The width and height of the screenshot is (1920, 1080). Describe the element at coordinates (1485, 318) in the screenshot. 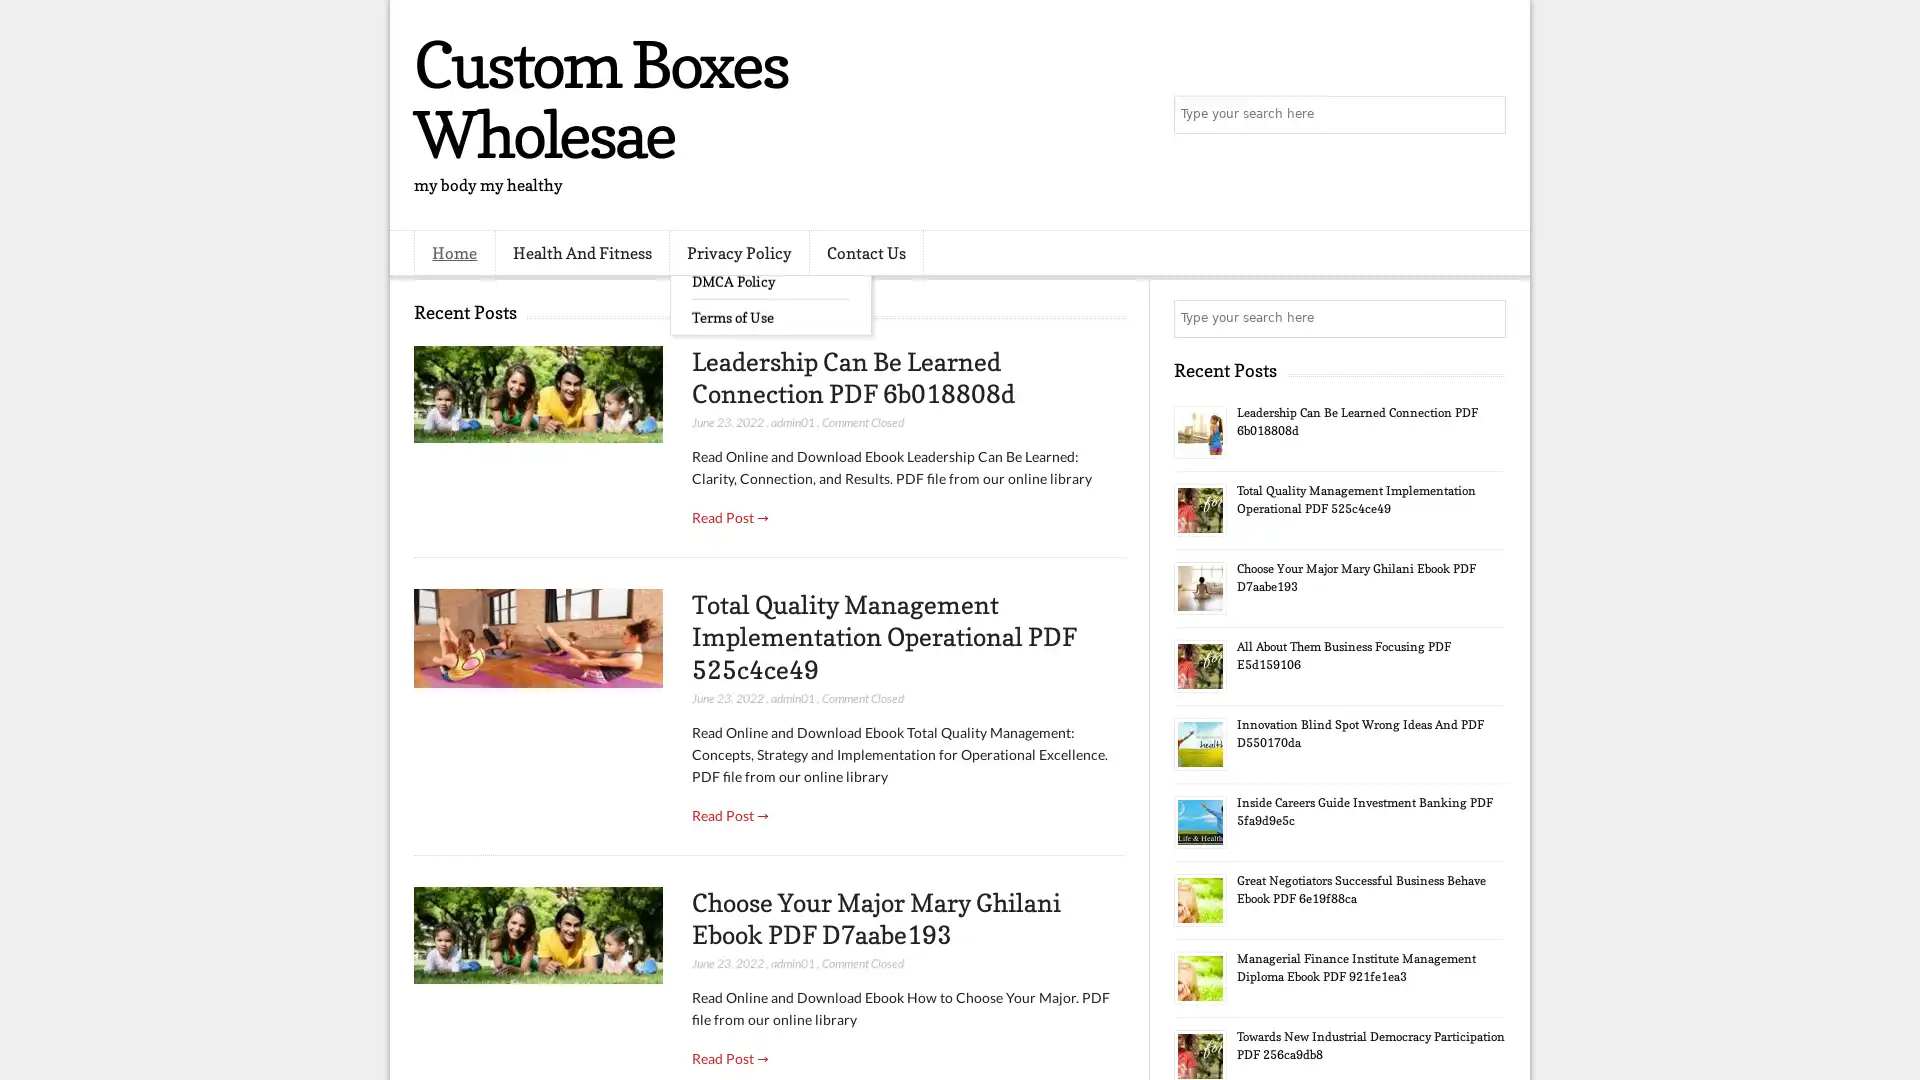

I see `Search` at that location.